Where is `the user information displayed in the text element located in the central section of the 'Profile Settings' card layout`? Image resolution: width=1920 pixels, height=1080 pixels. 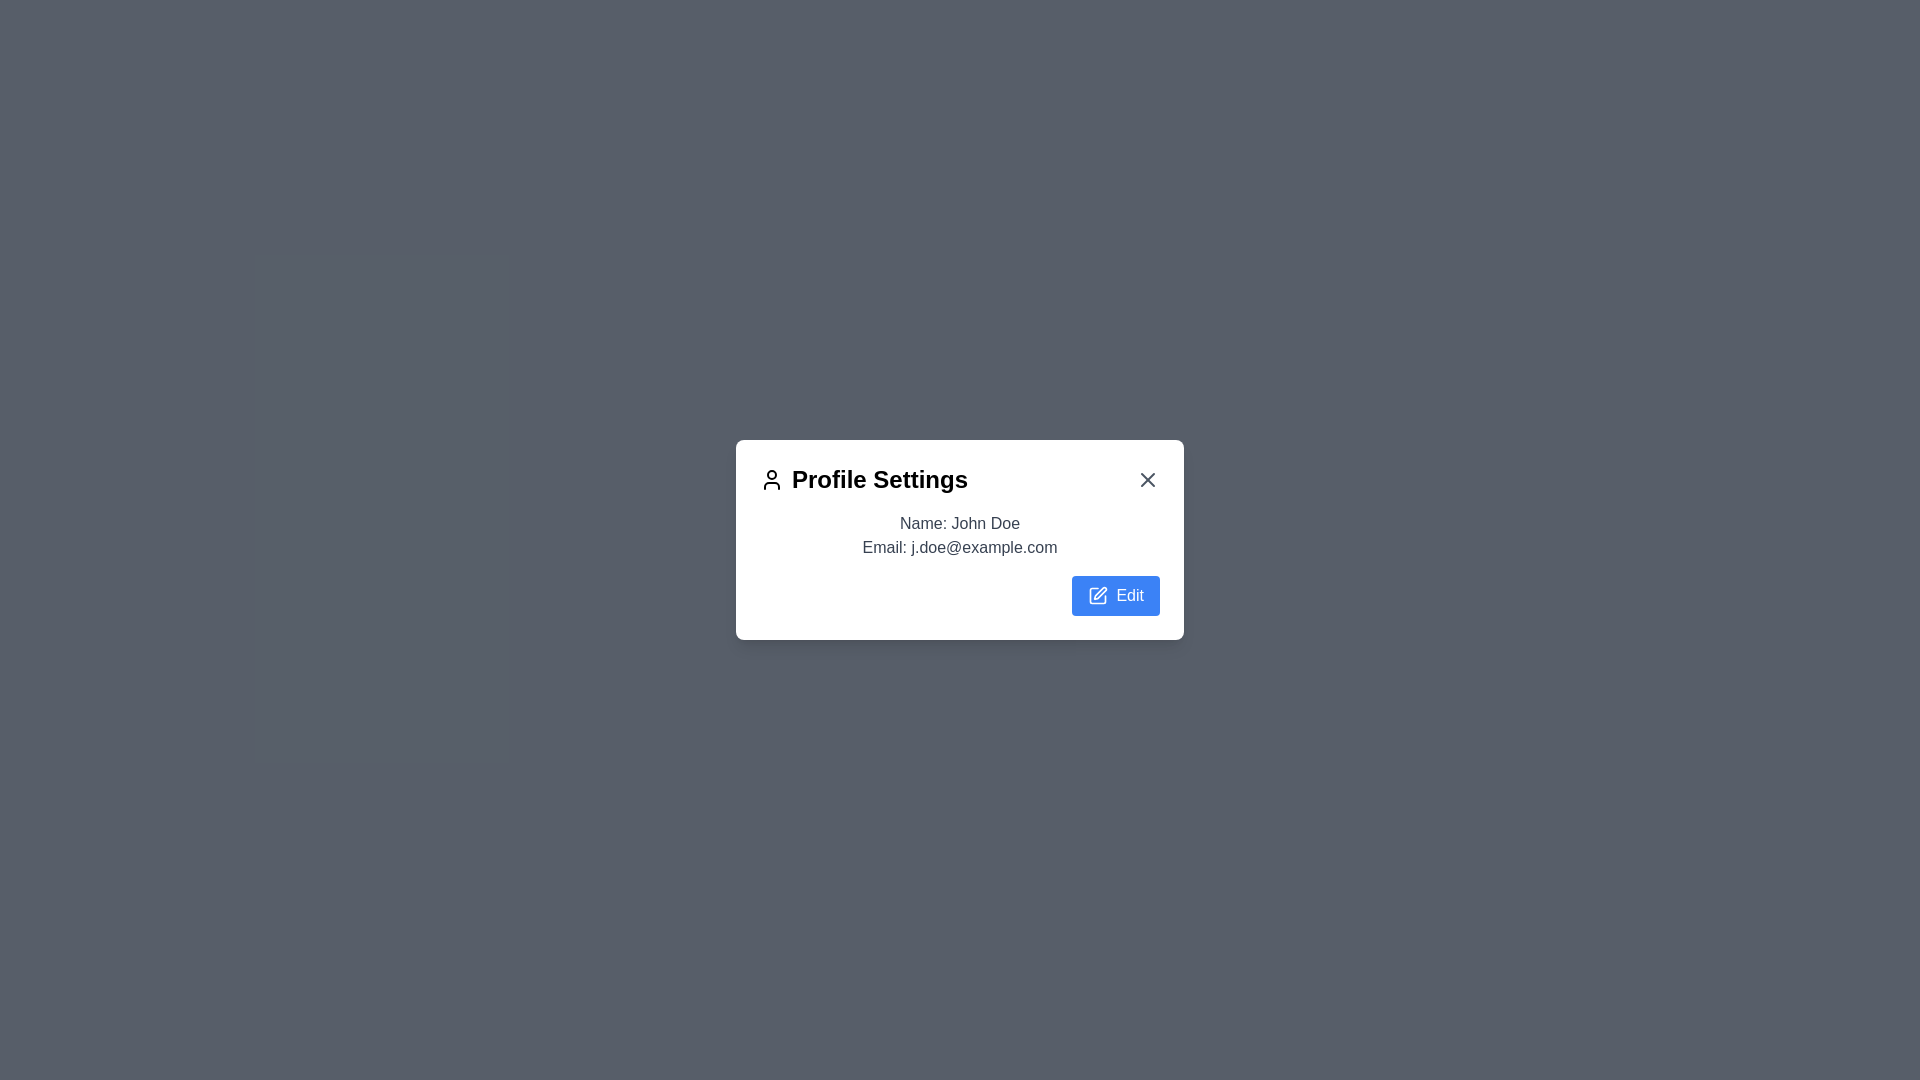
the user information displayed in the text element located in the central section of the 'Profile Settings' card layout is located at coordinates (960, 563).